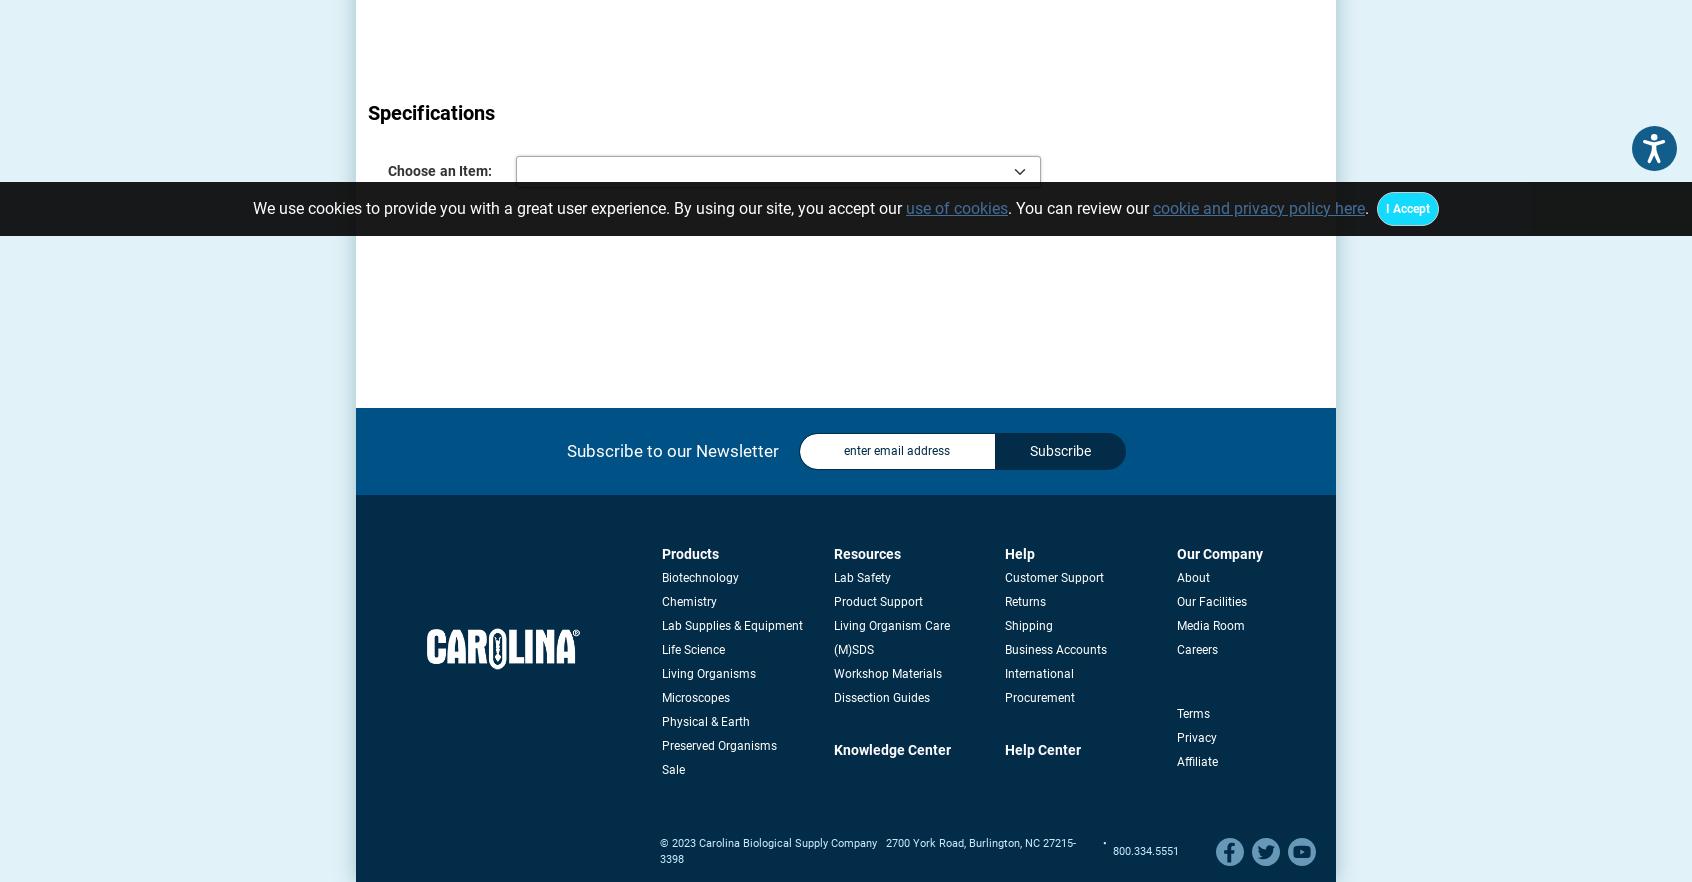  What do you see at coordinates (1041, 748) in the screenshot?
I see `'Help Center'` at bounding box center [1041, 748].